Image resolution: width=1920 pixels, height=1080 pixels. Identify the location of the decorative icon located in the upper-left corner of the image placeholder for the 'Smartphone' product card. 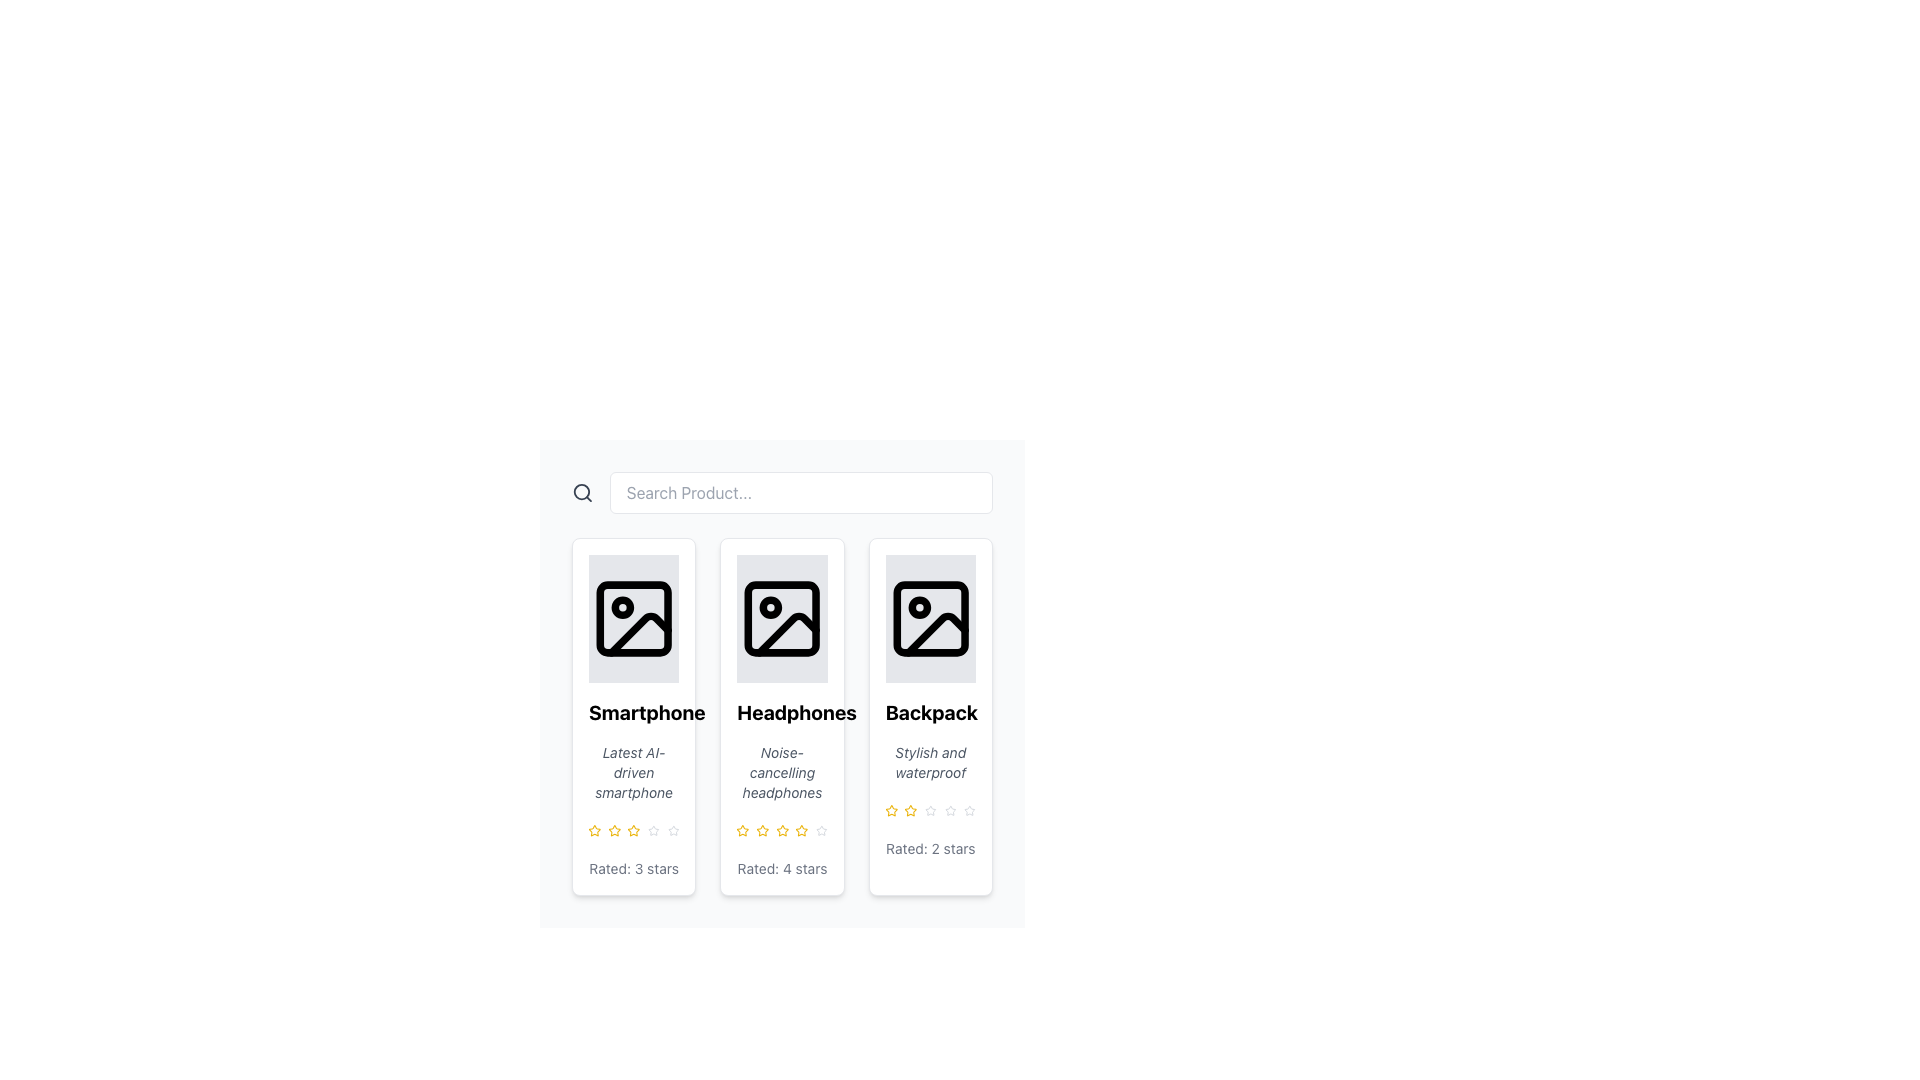
(621, 606).